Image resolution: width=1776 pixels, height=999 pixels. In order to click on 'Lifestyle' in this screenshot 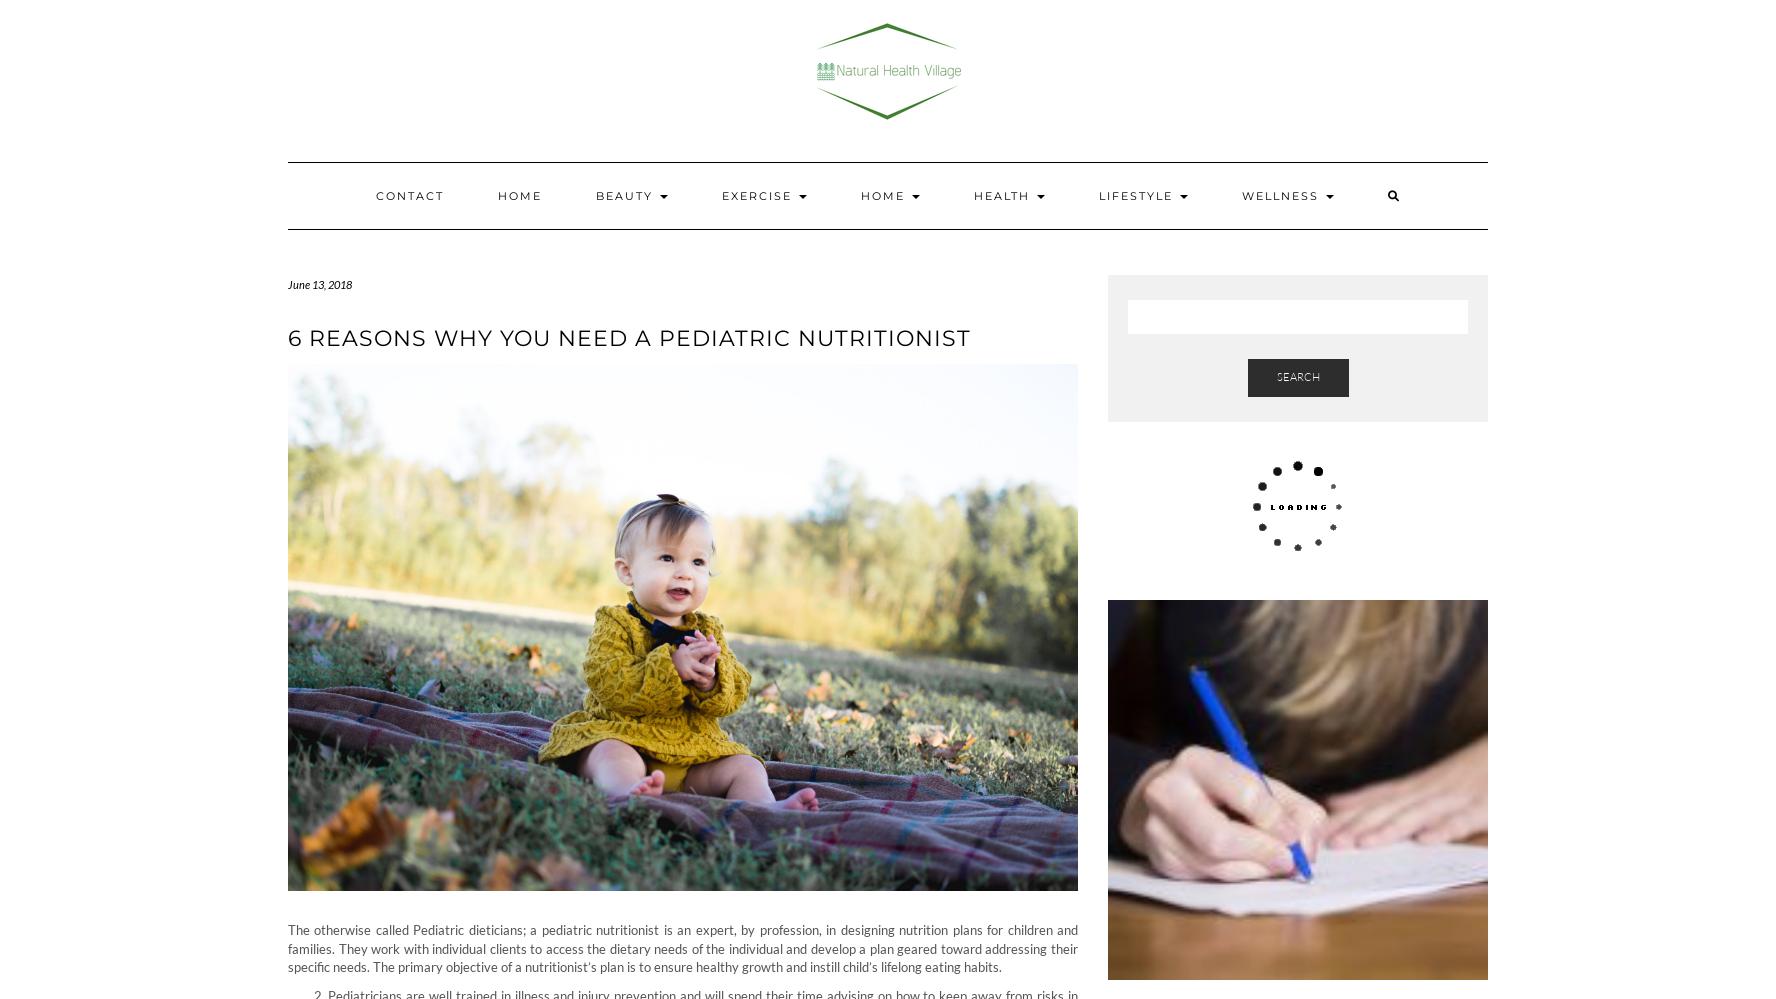, I will do `click(1137, 195)`.